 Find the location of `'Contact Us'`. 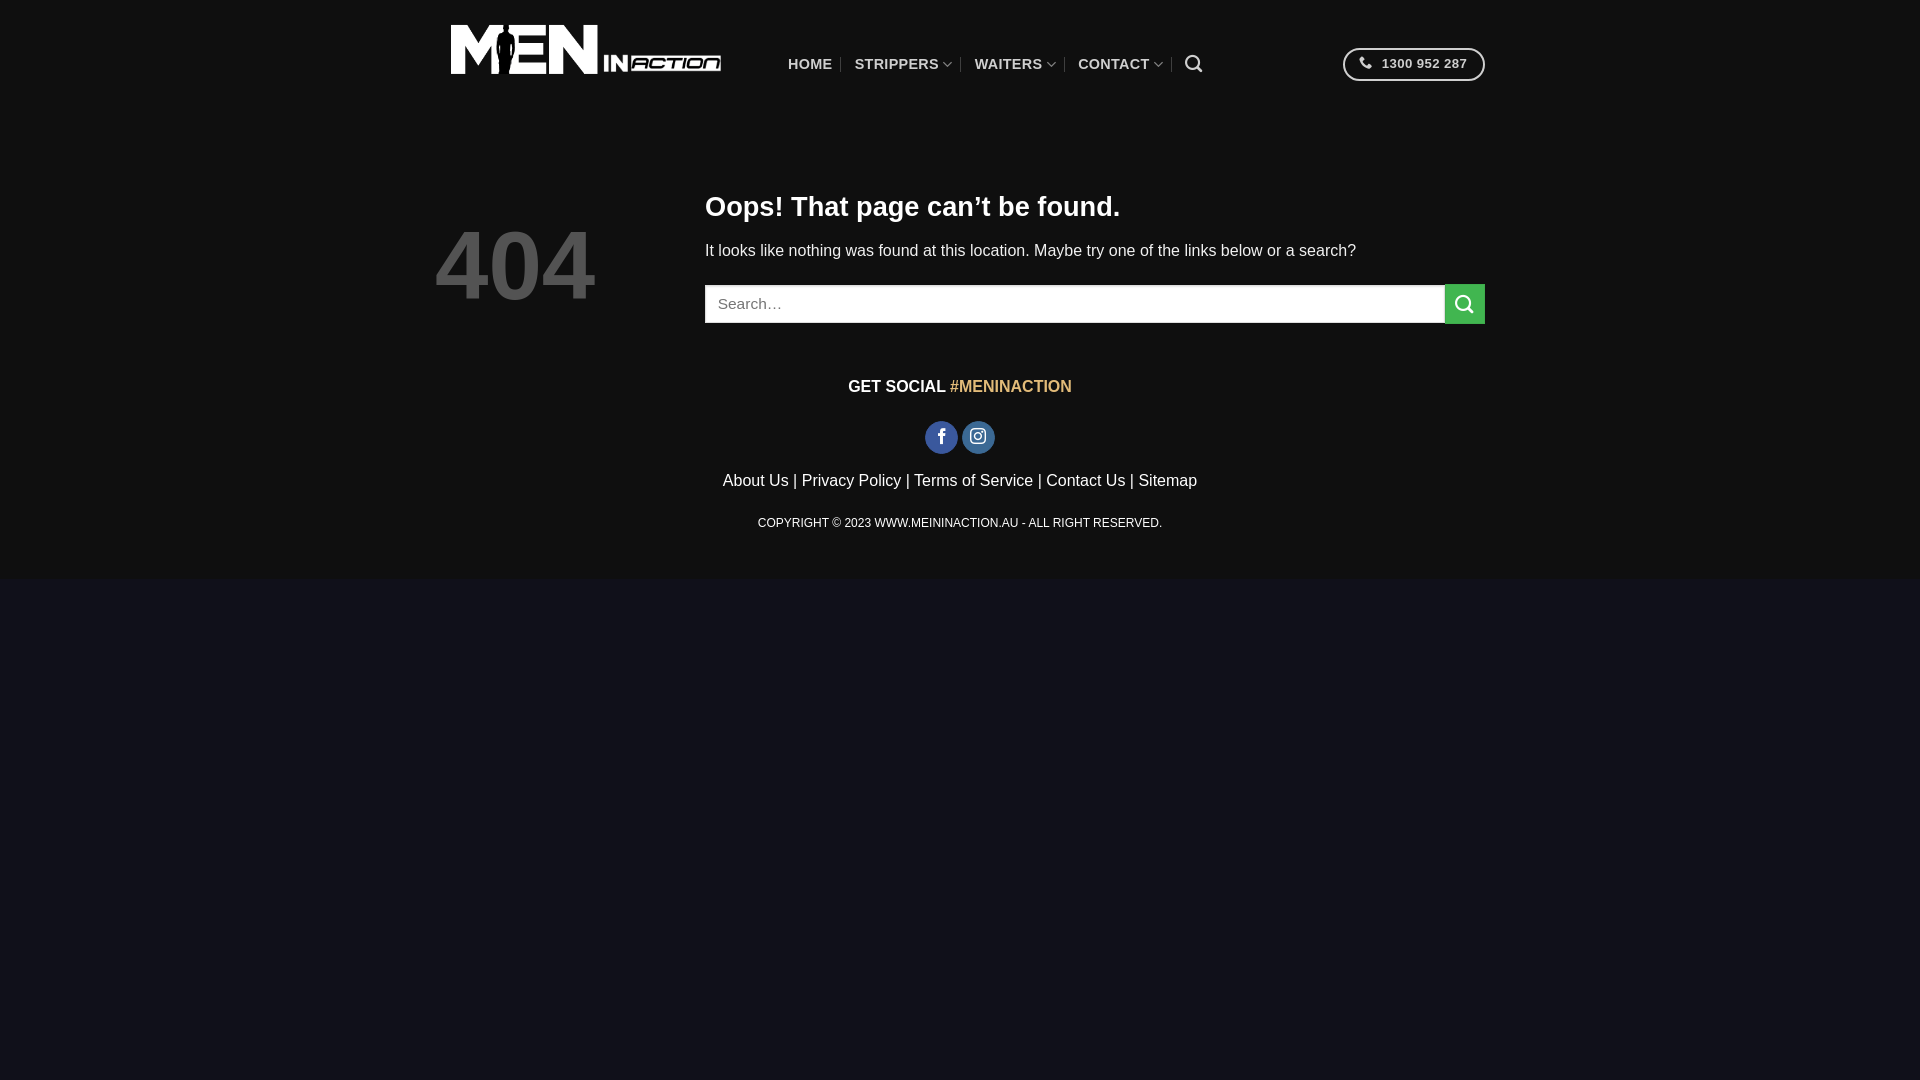

'Contact Us' is located at coordinates (1084, 480).